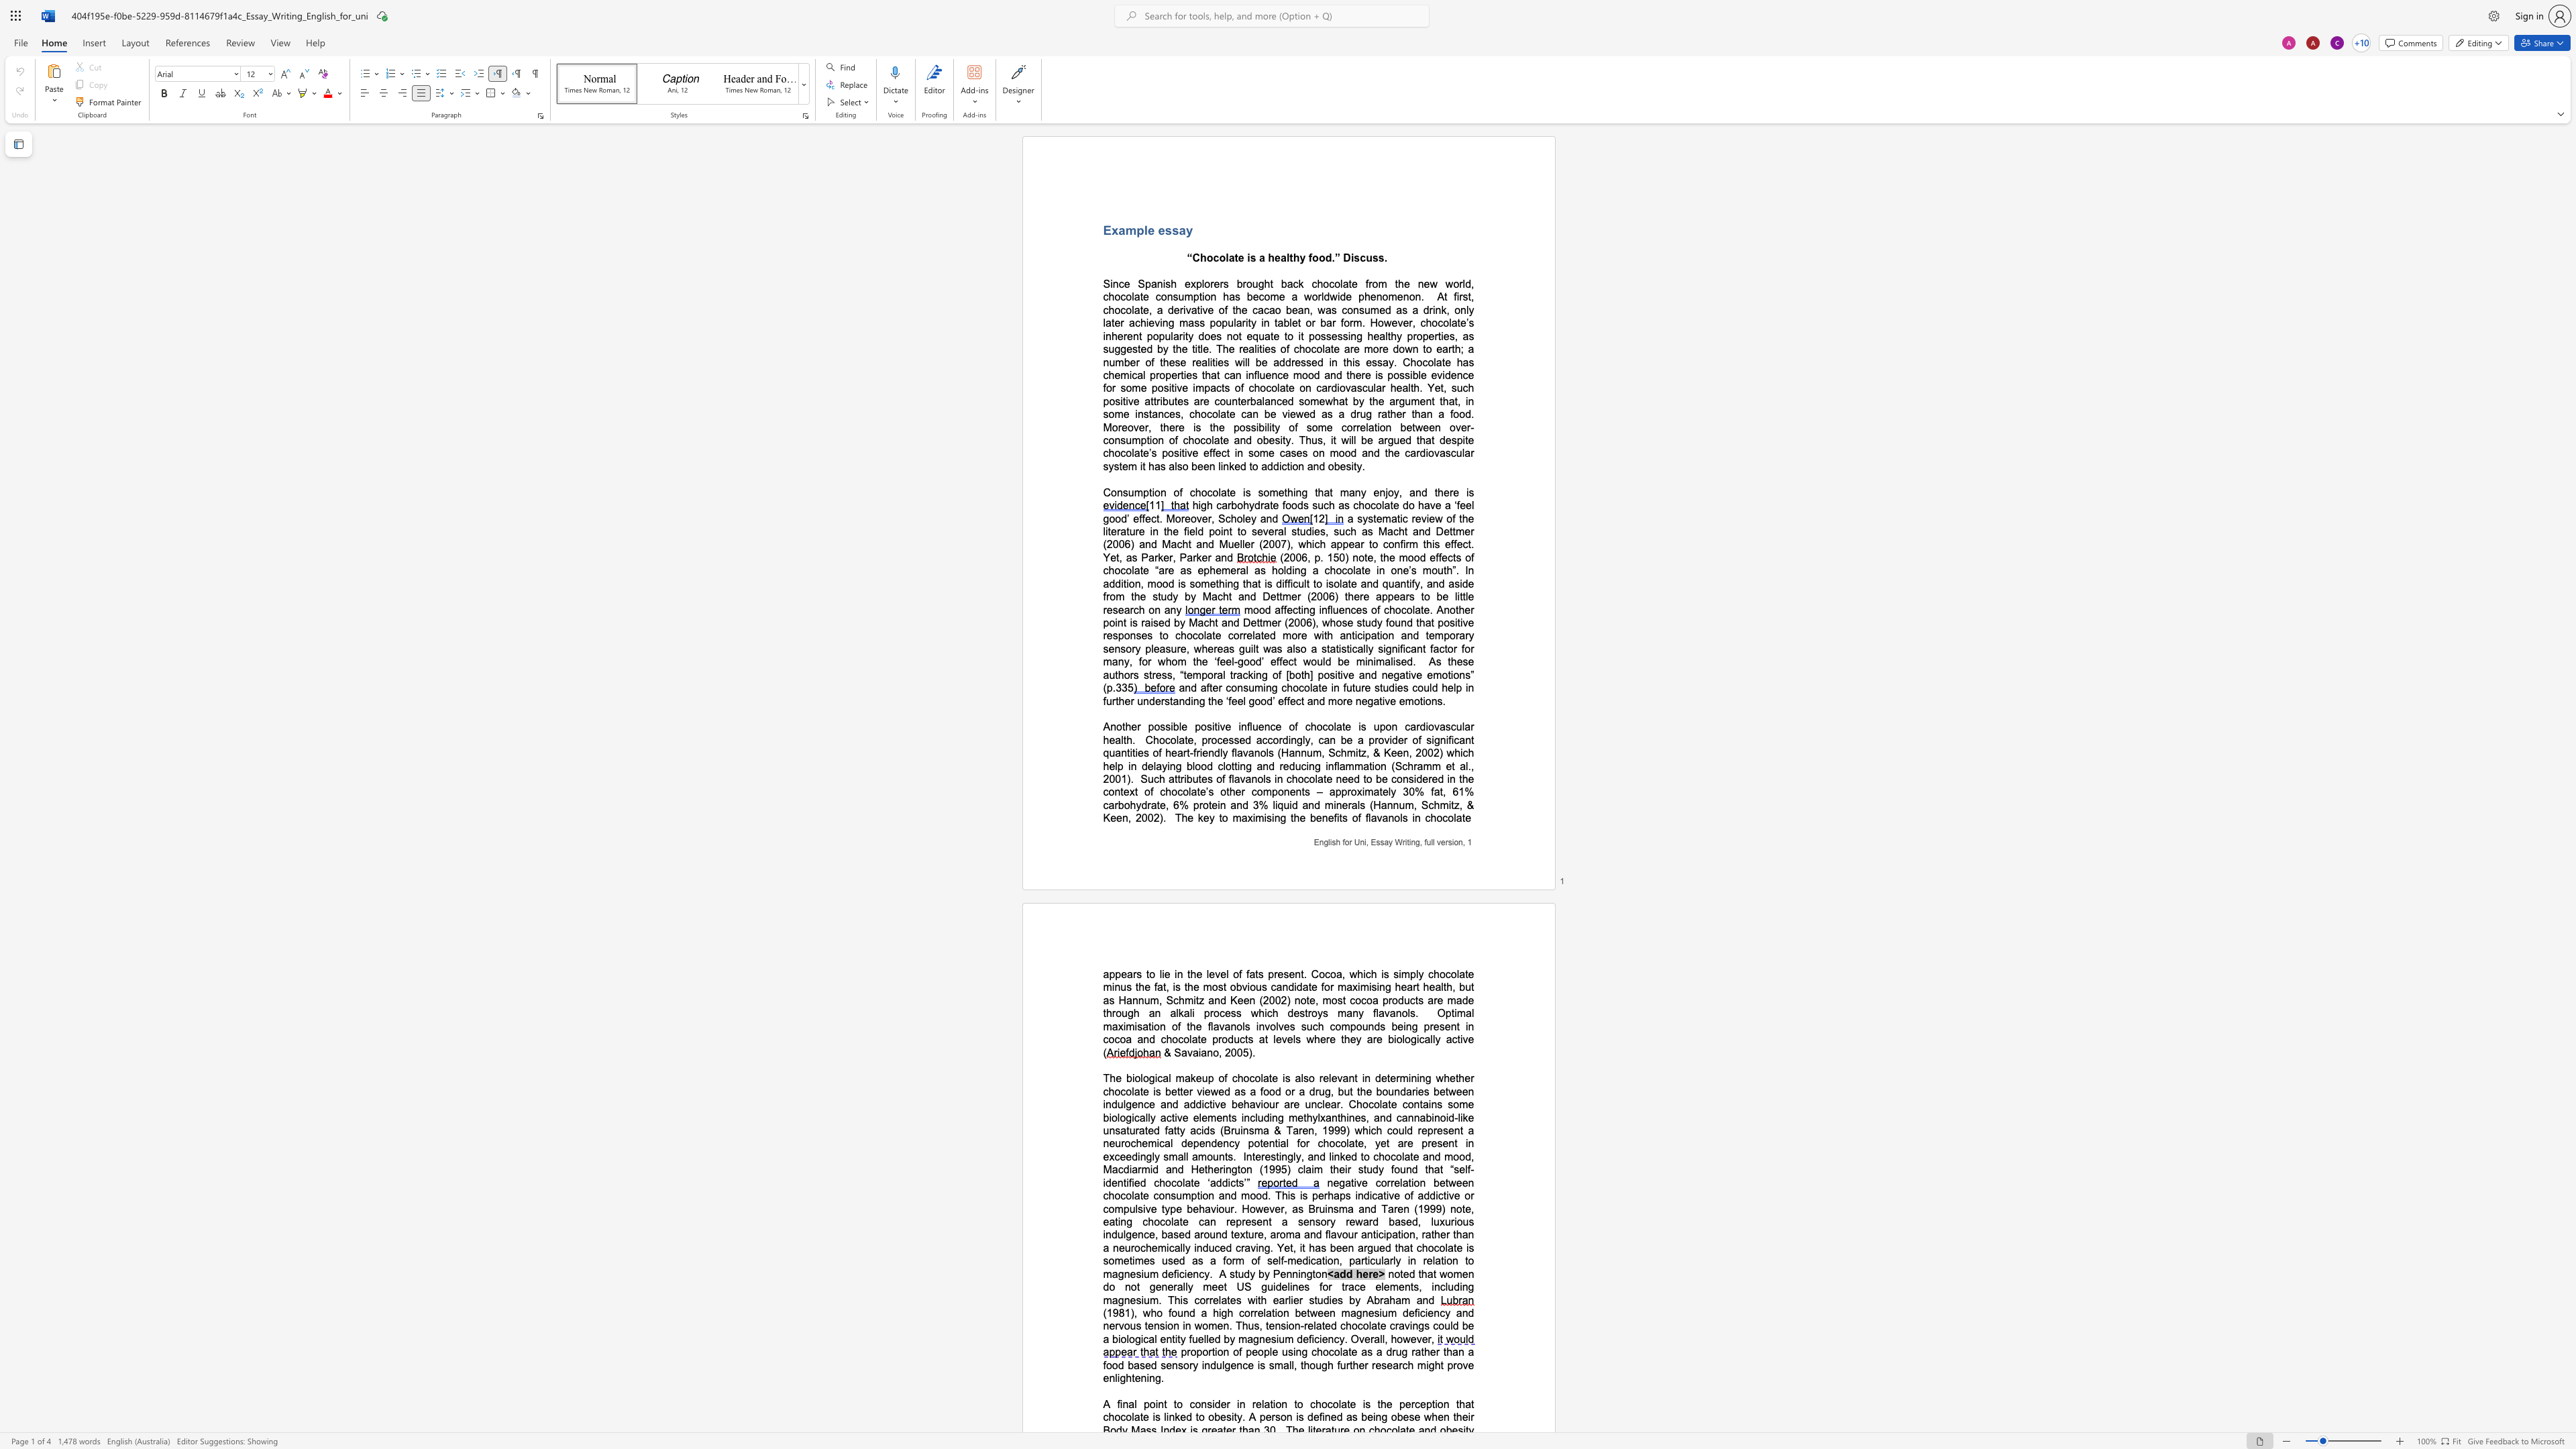 The image size is (2576, 1449). I want to click on the space between the continuous character "T" and "h" in the text, so click(1181, 817).